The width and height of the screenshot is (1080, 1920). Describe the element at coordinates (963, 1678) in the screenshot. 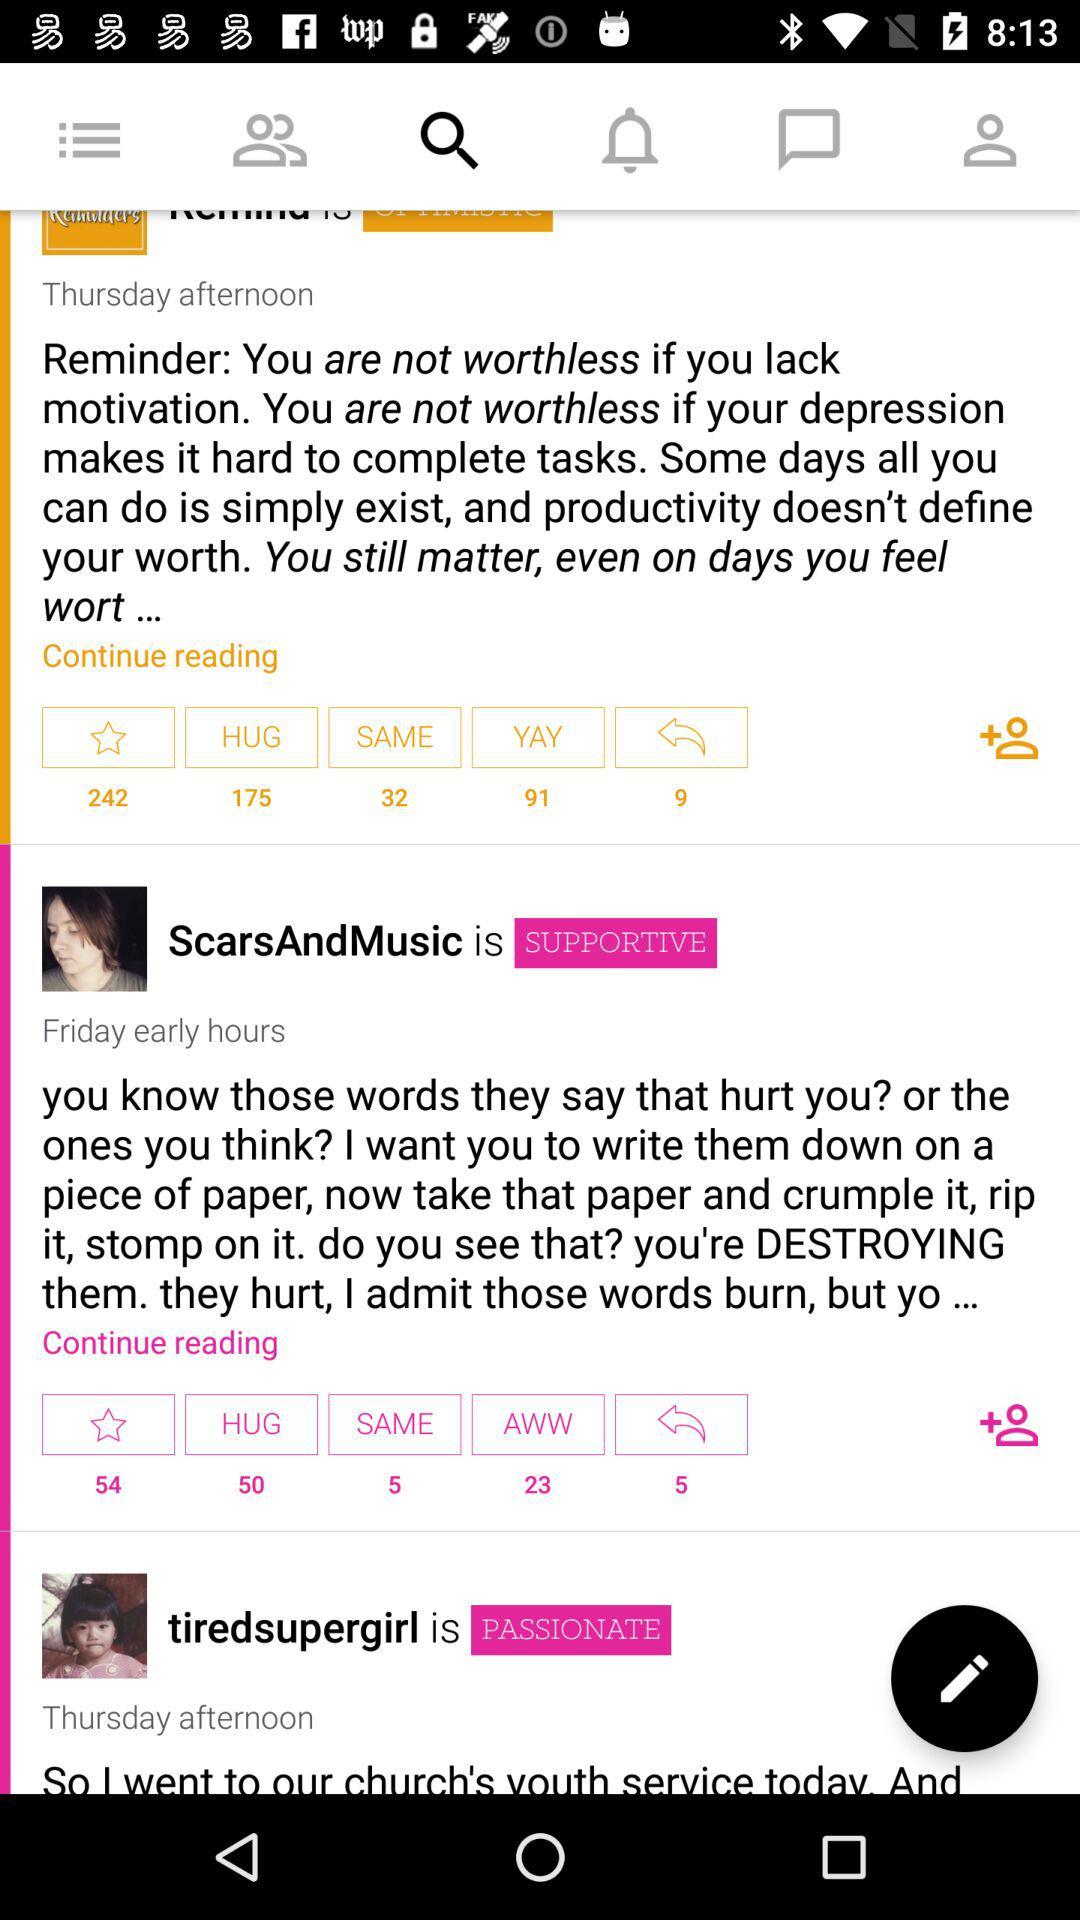

I see `the edit icon` at that location.